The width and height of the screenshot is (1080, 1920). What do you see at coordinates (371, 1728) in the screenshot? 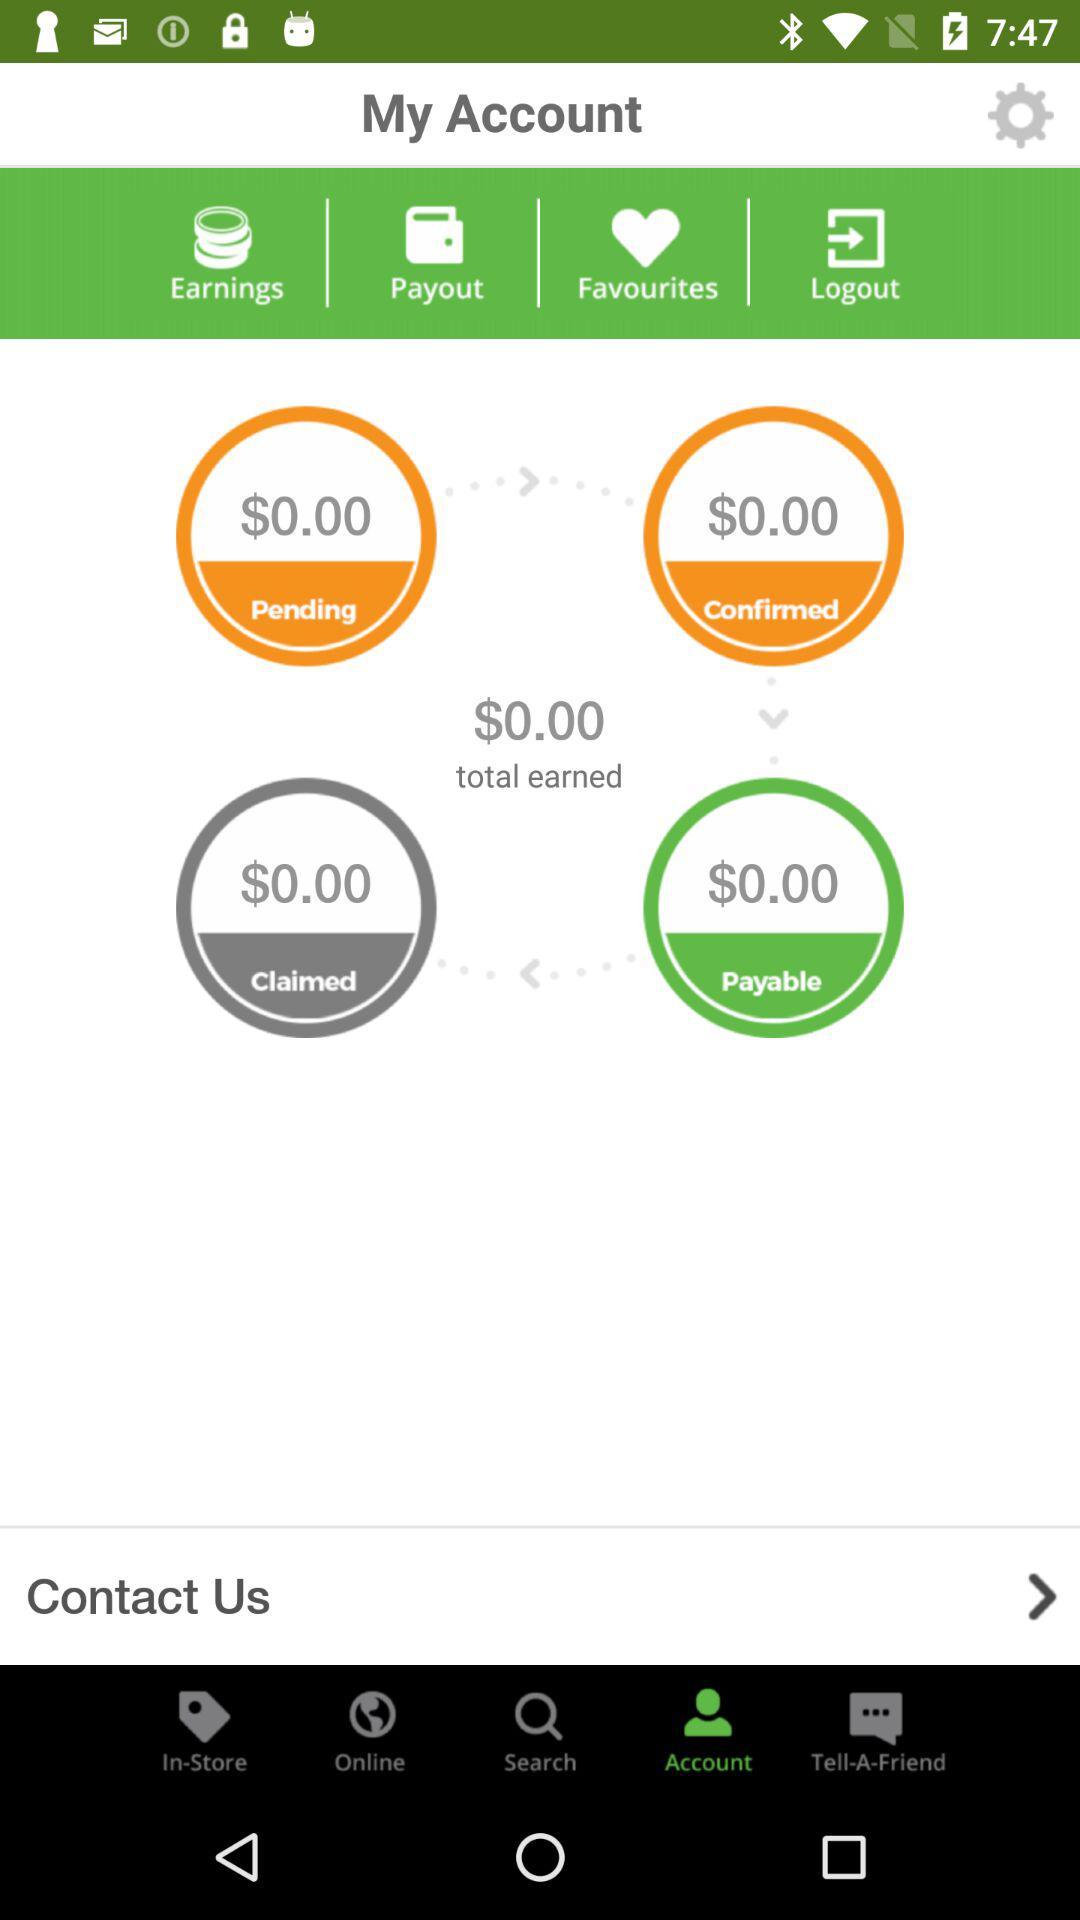
I see `the globe icon` at bounding box center [371, 1728].